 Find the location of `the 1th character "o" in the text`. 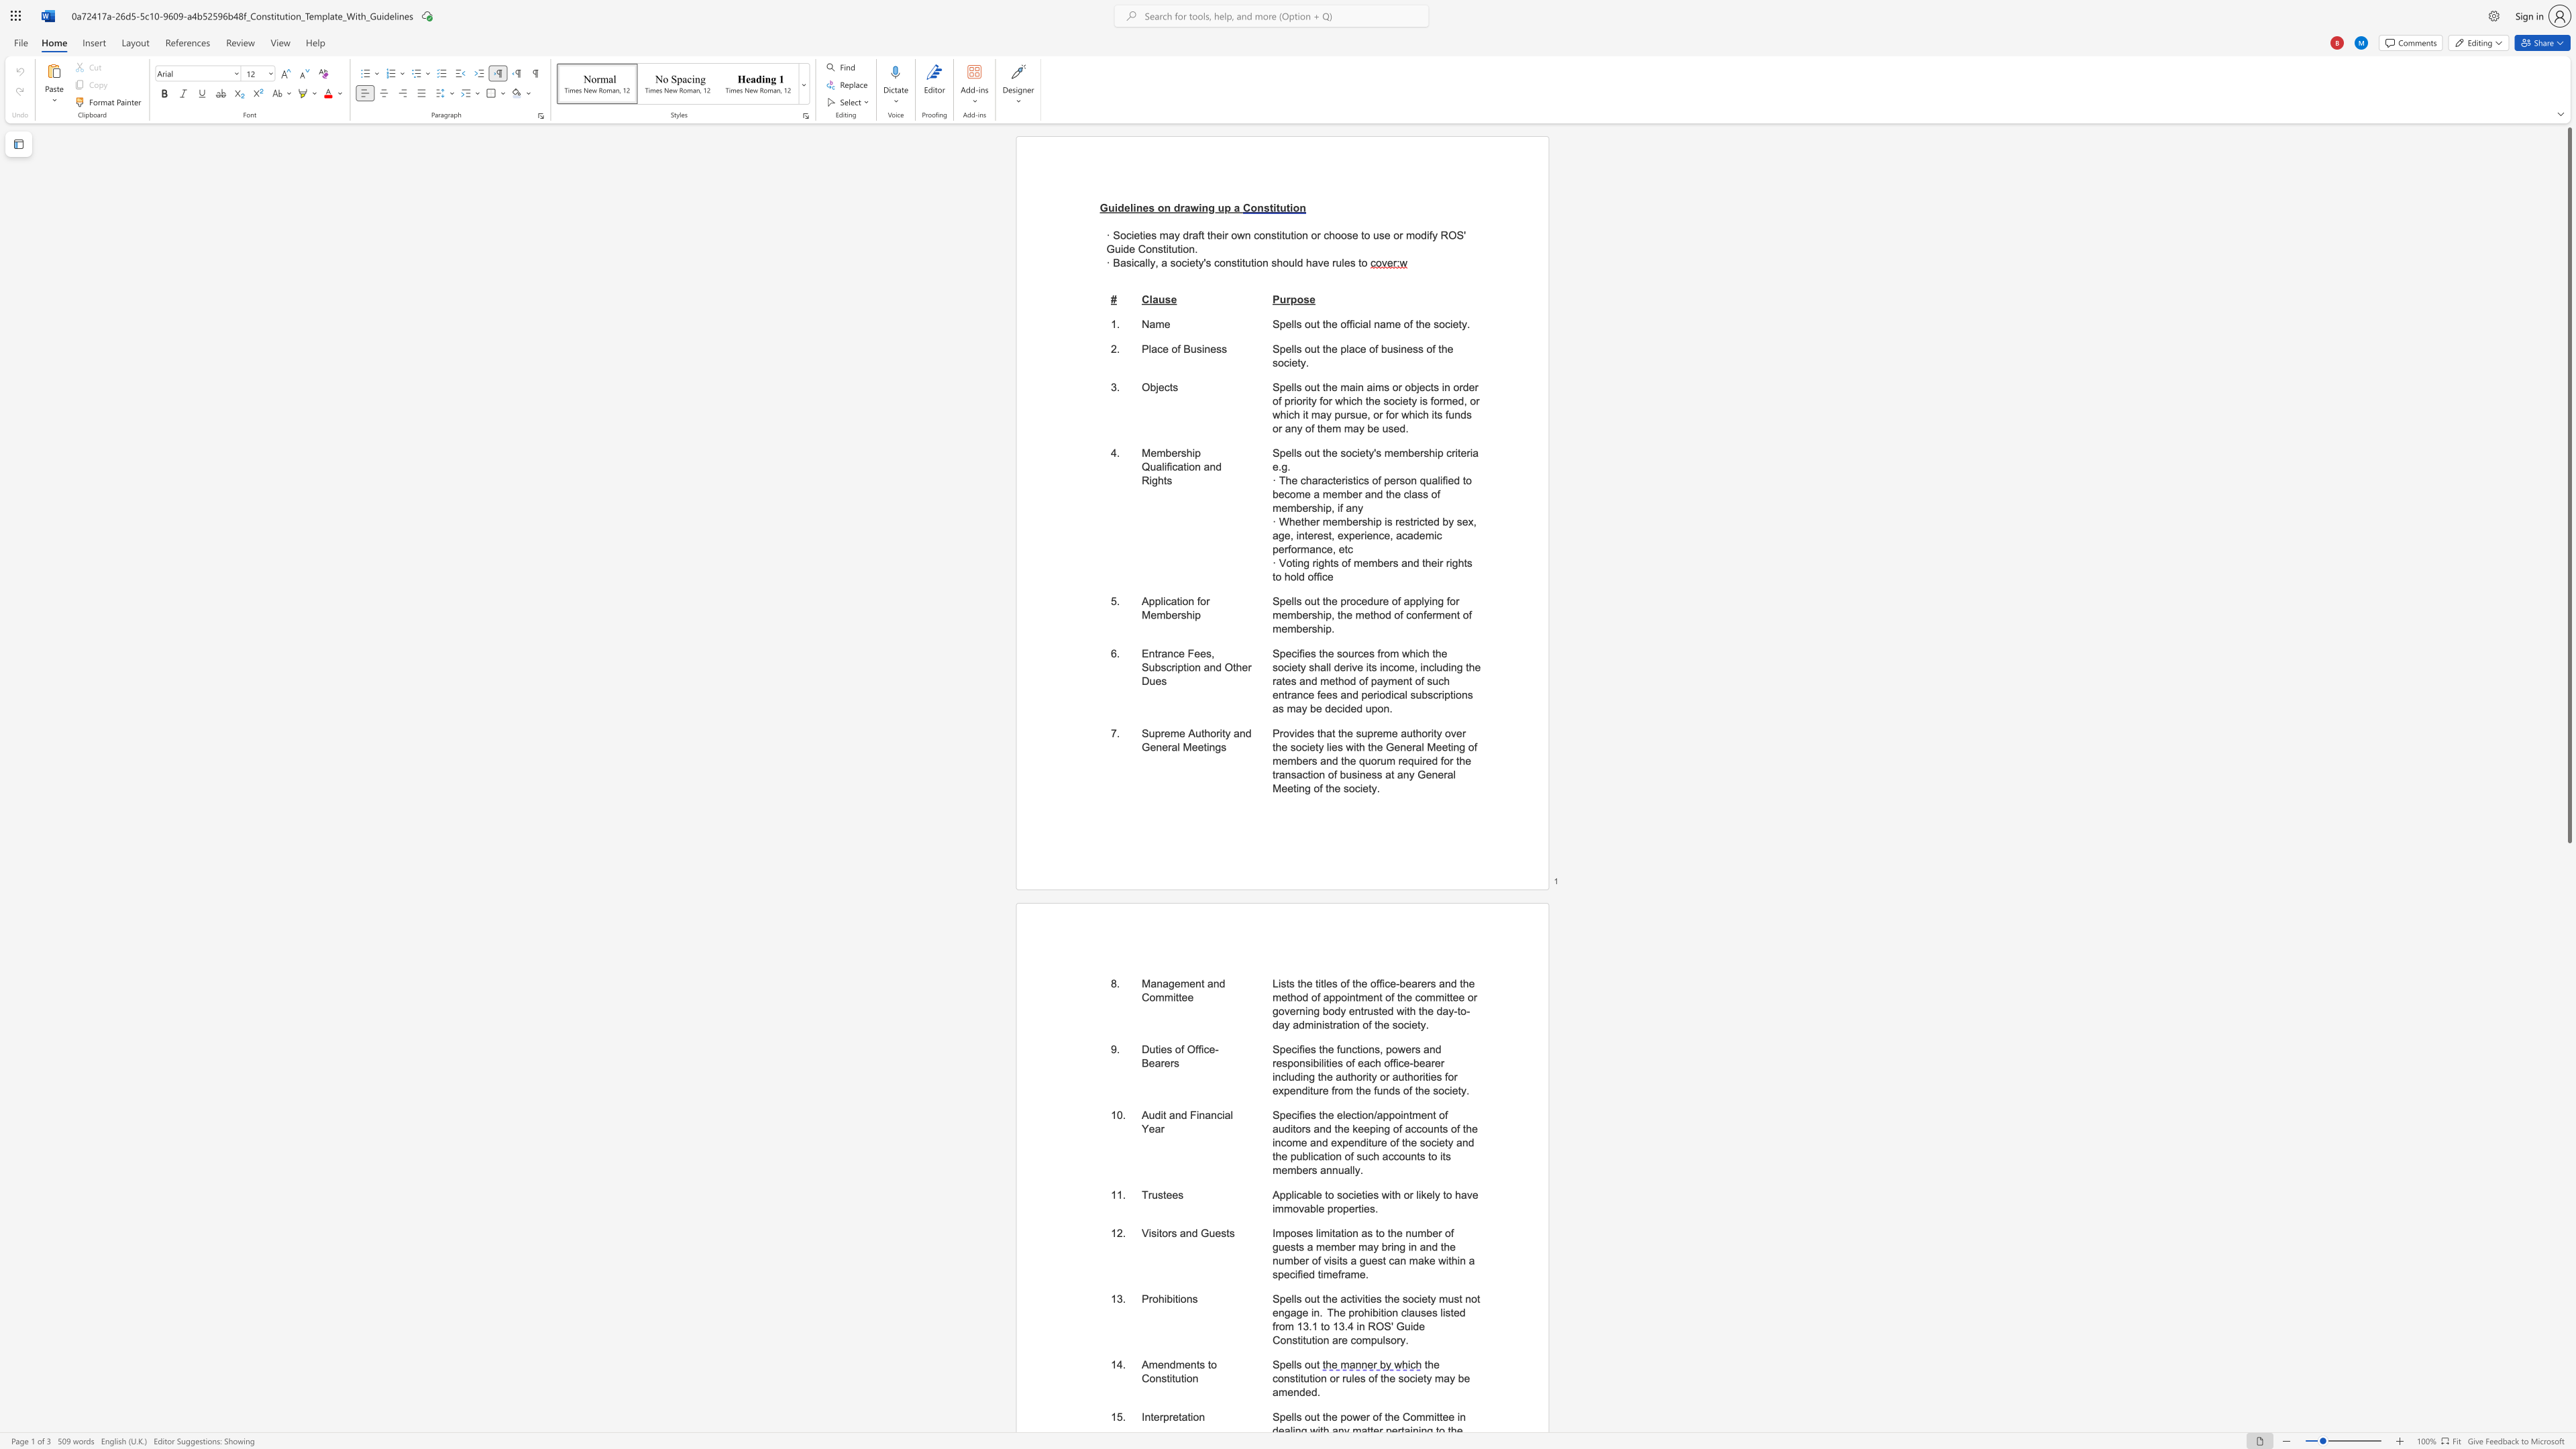

the 1th character "o" in the text is located at coordinates (1307, 323).